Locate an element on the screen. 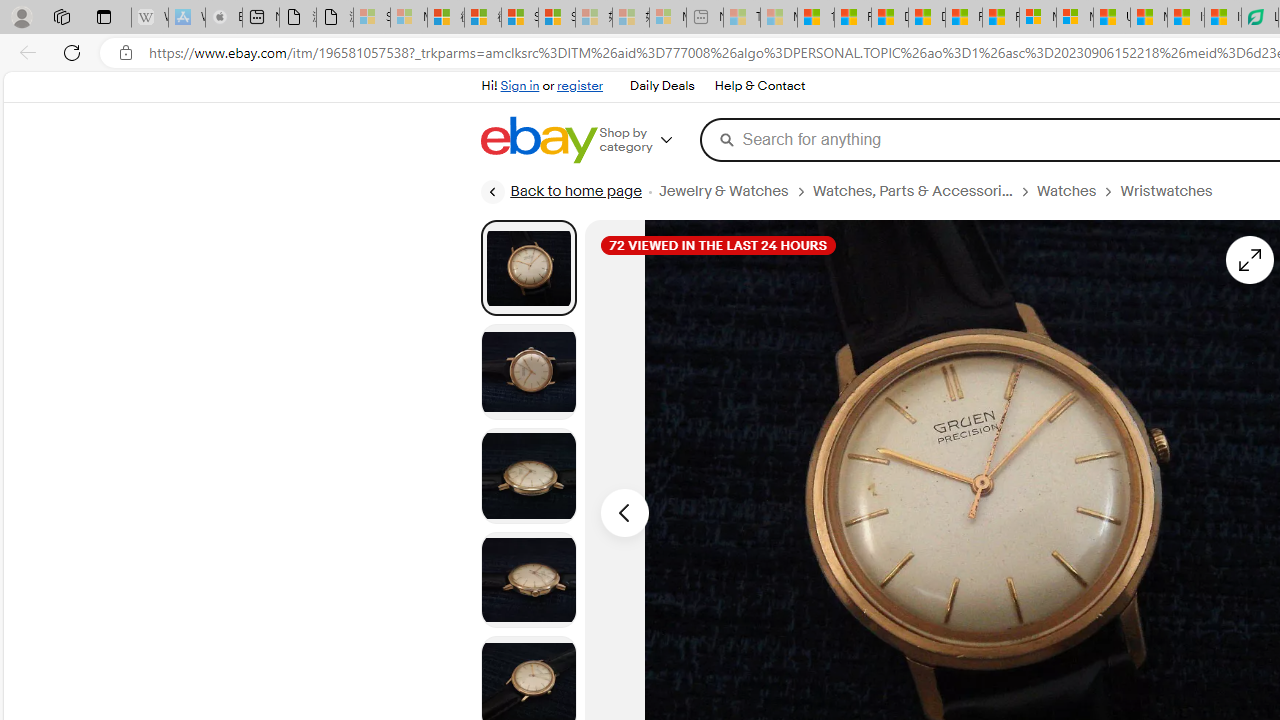 The height and width of the screenshot is (720, 1280). 'Help & Contact' is located at coordinates (758, 85).